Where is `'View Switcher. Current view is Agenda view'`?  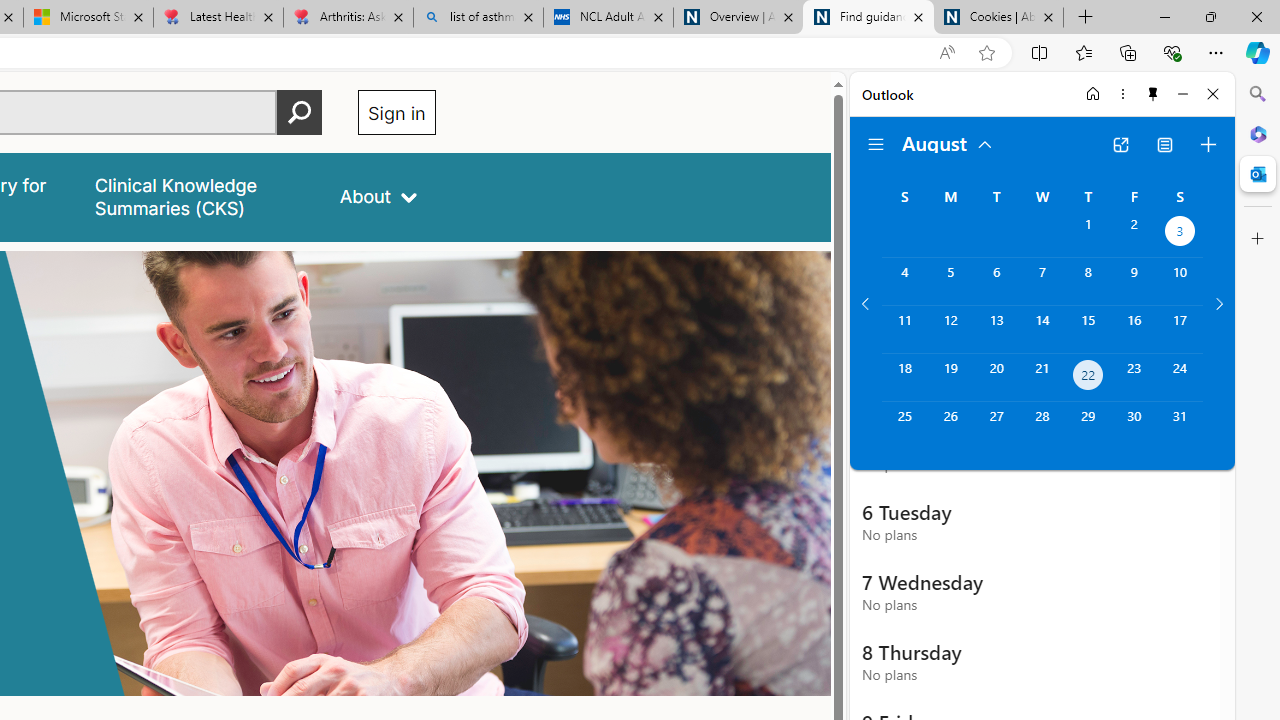 'View Switcher. Current view is Agenda view' is located at coordinates (1165, 144).